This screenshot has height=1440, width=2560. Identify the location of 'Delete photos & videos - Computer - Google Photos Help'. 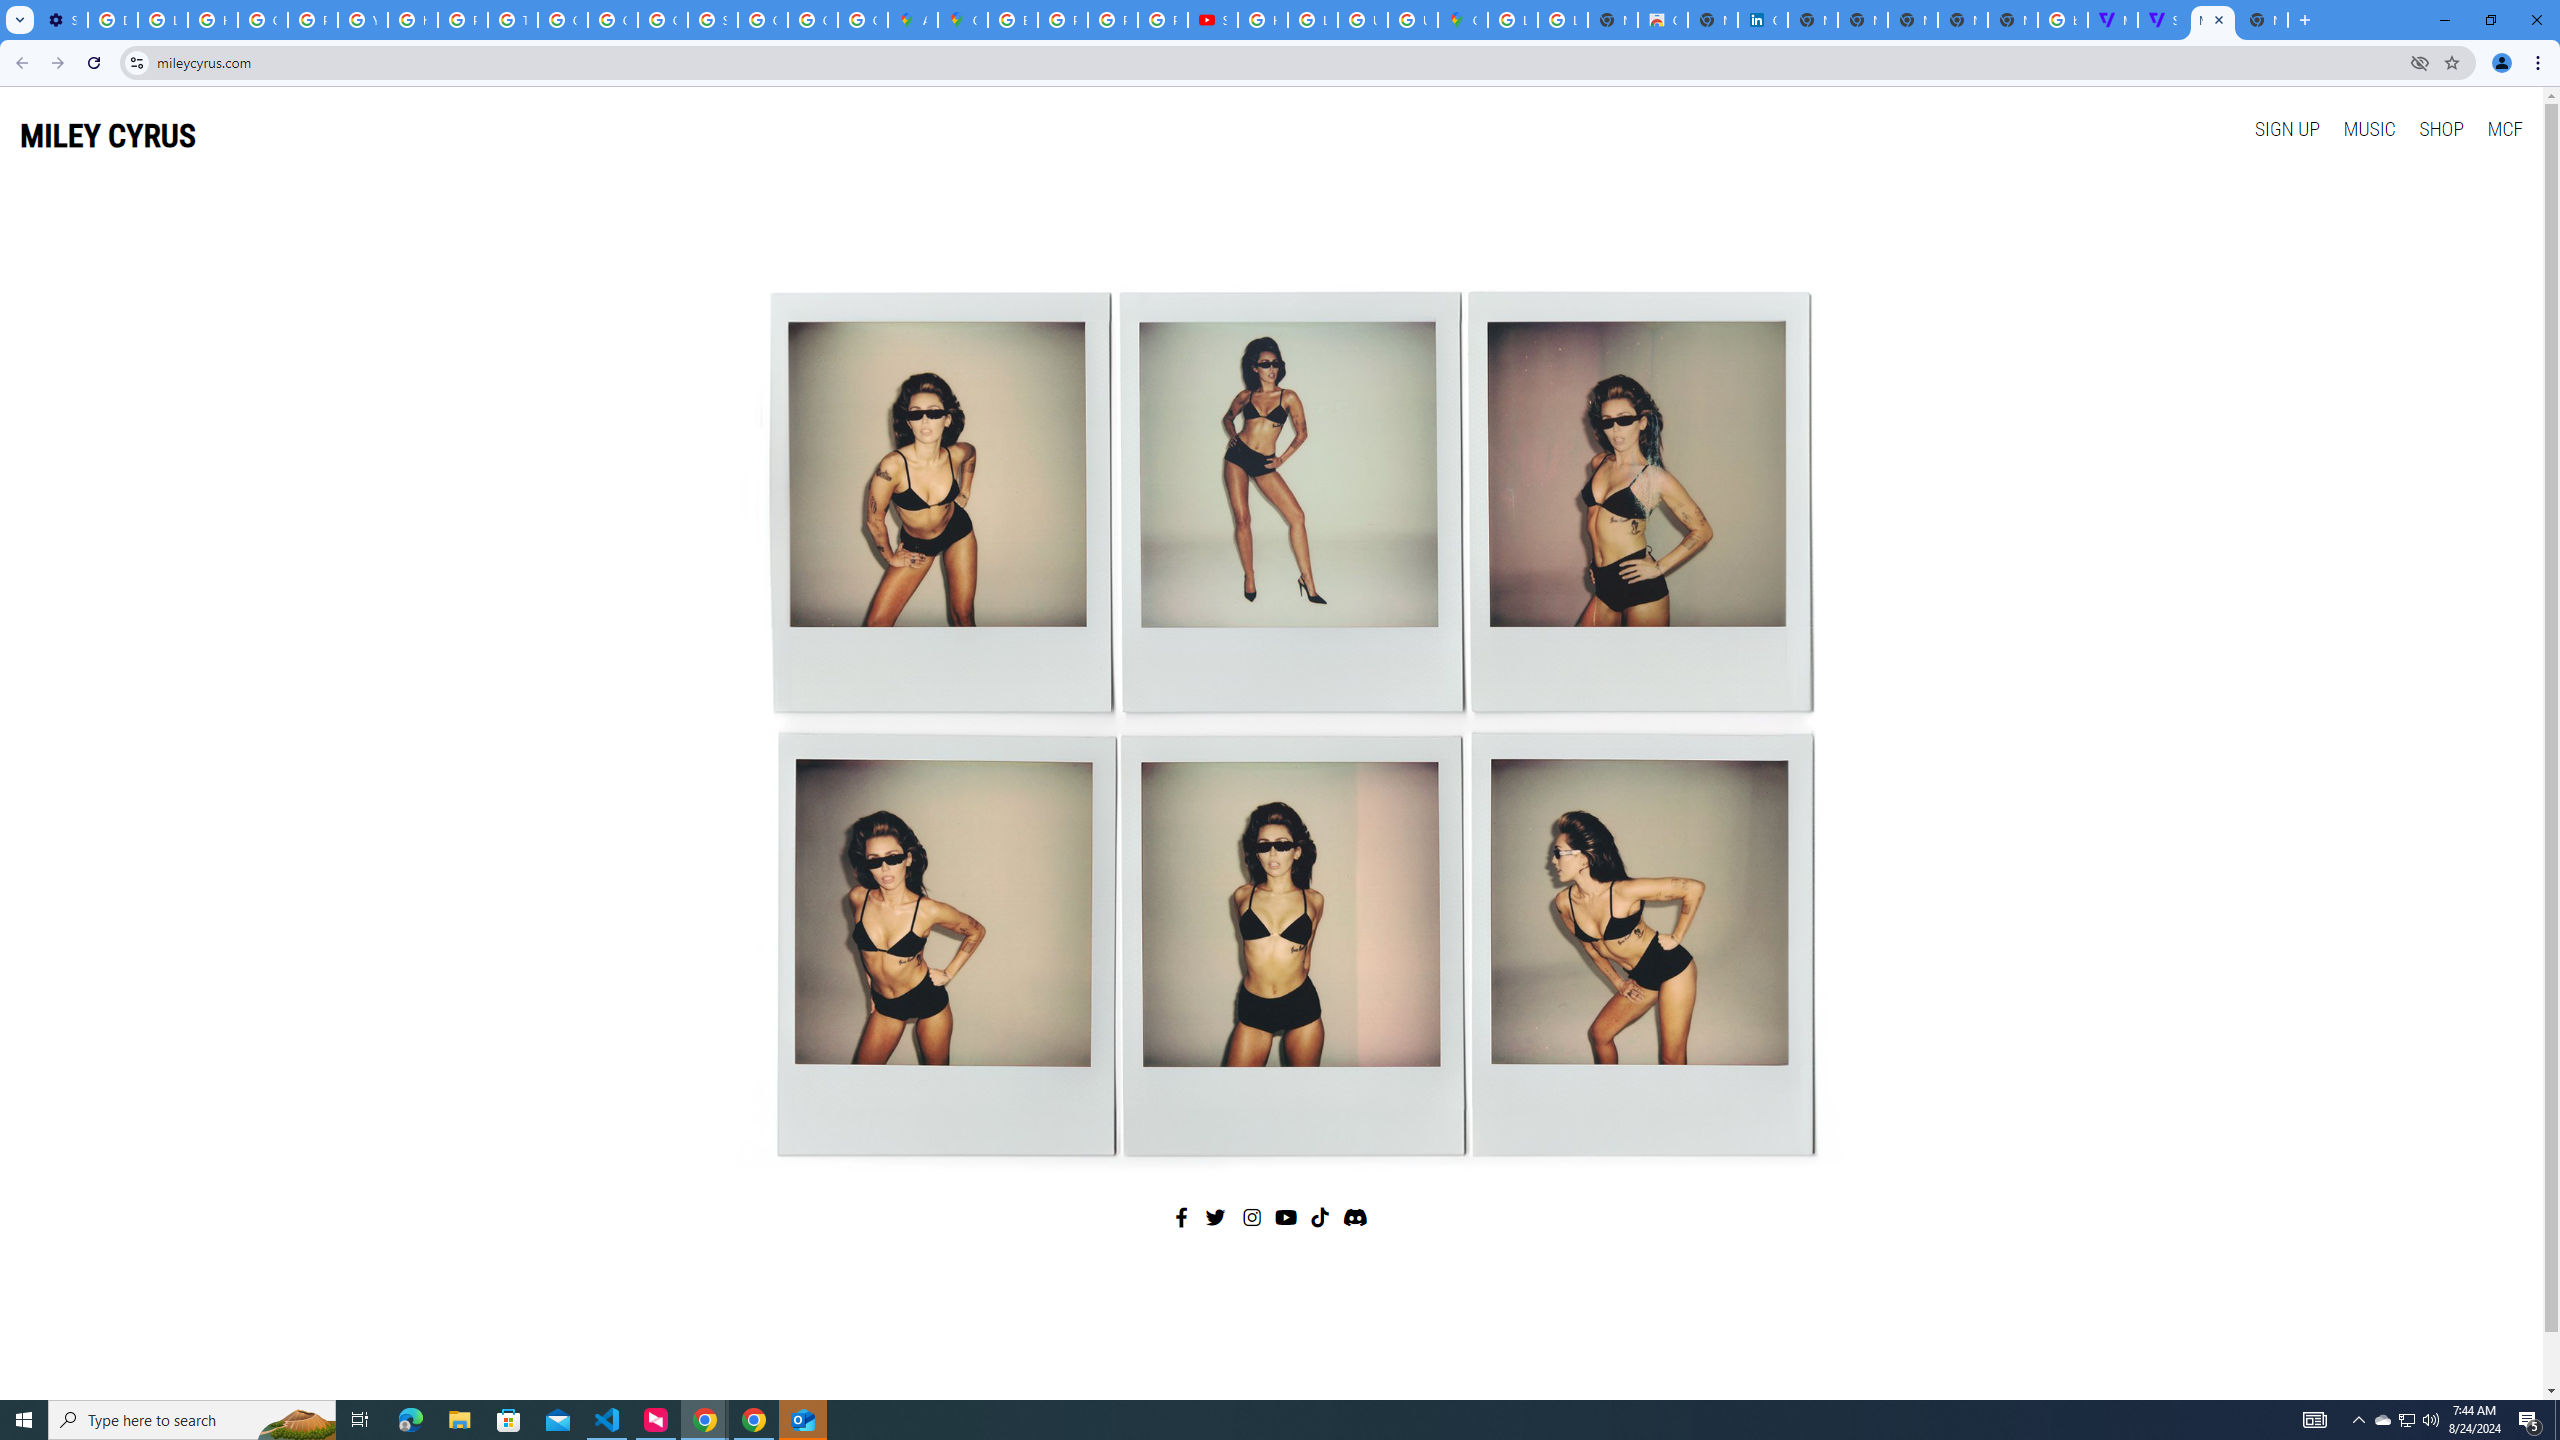
(111, 19).